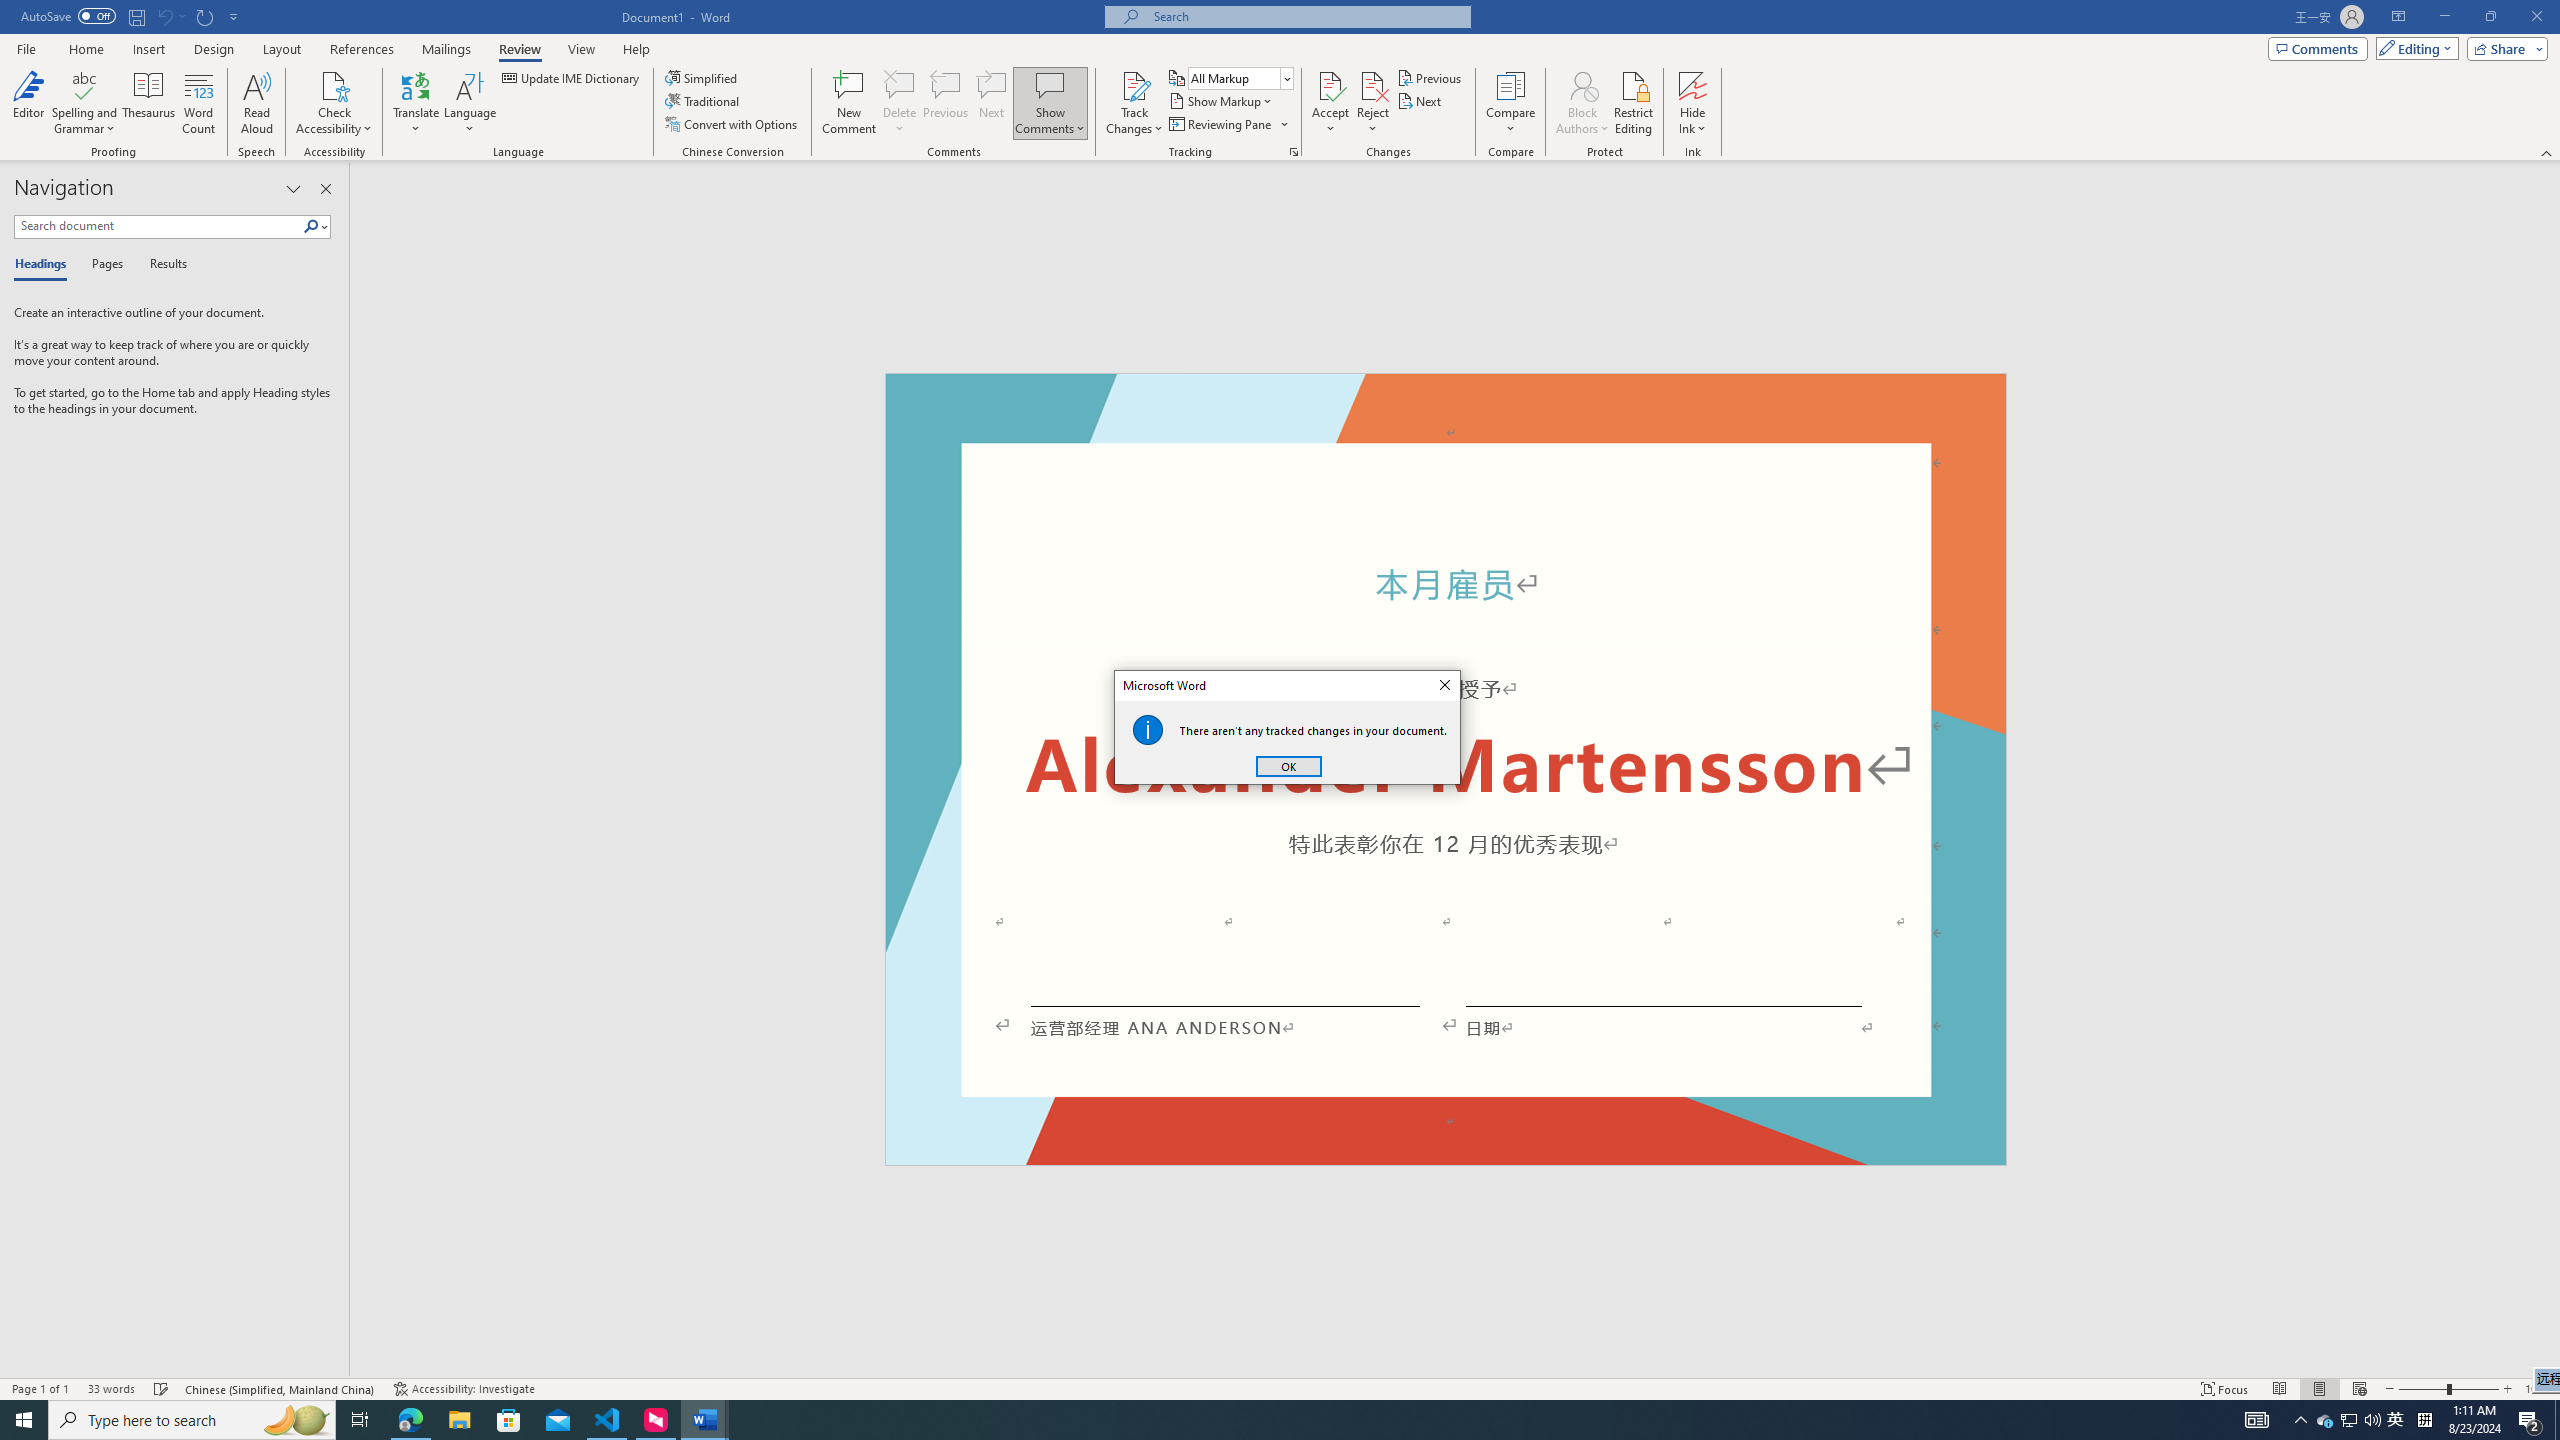 This screenshot has height=1440, width=2560. What do you see at coordinates (2397, 16) in the screenshot?
I see `'Ribbon Display Options'` at bounding box center [2397, 16].